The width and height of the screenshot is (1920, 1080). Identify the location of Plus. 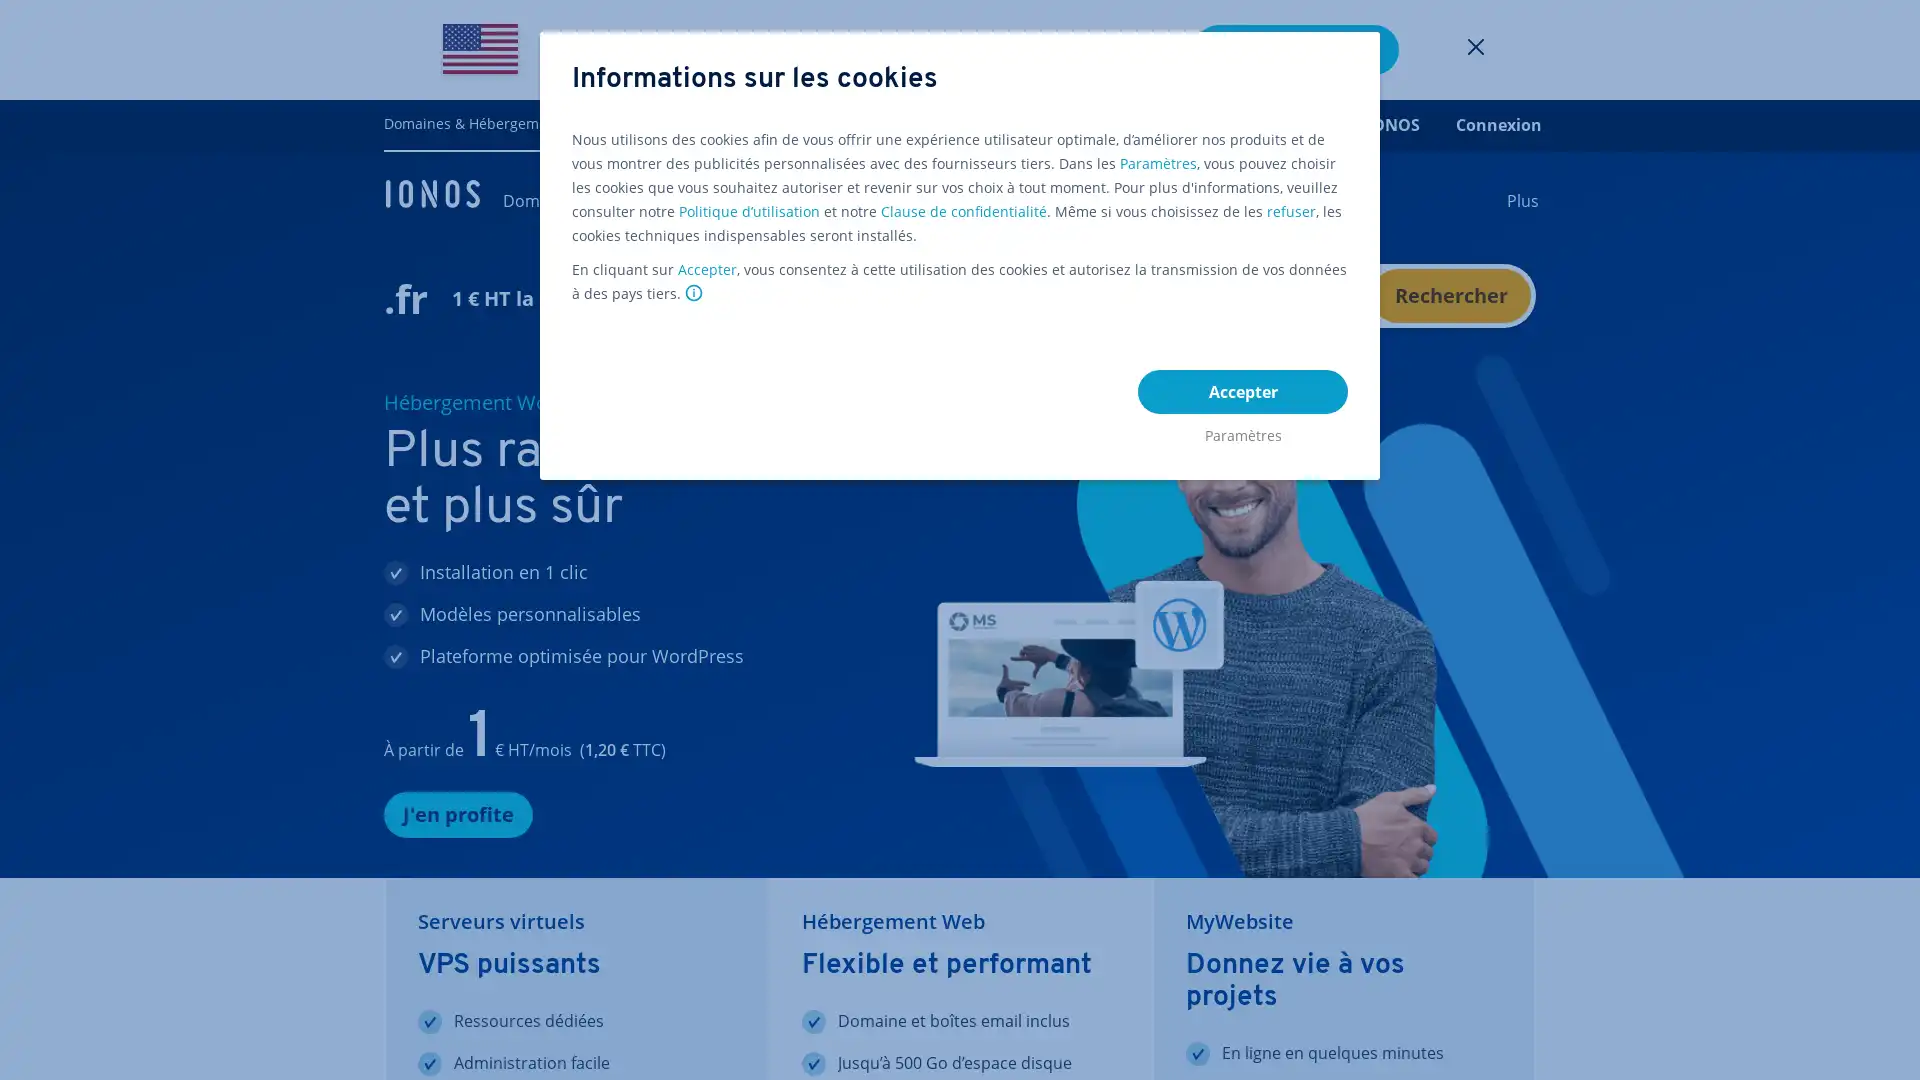
(1521, 200).